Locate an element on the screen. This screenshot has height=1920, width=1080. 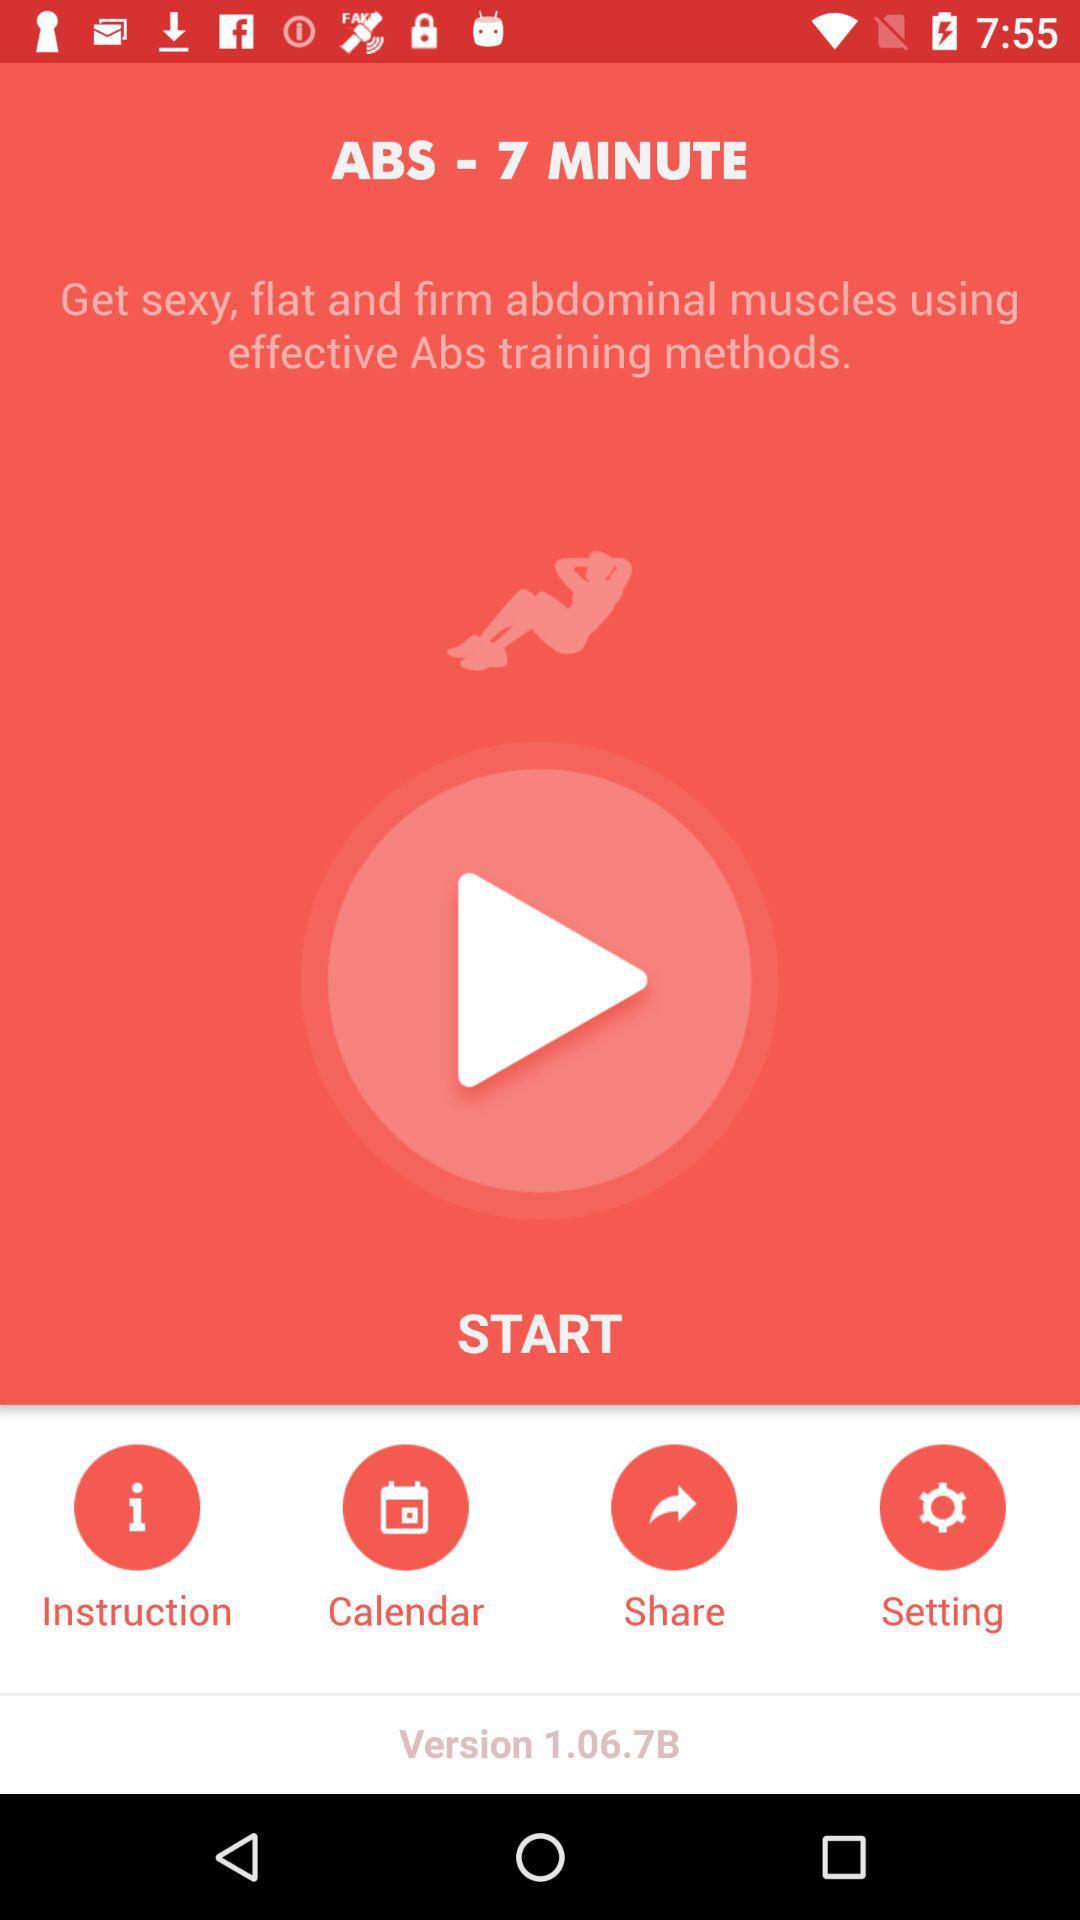
icon to the left of share item is located at coordinates (405, 1539).